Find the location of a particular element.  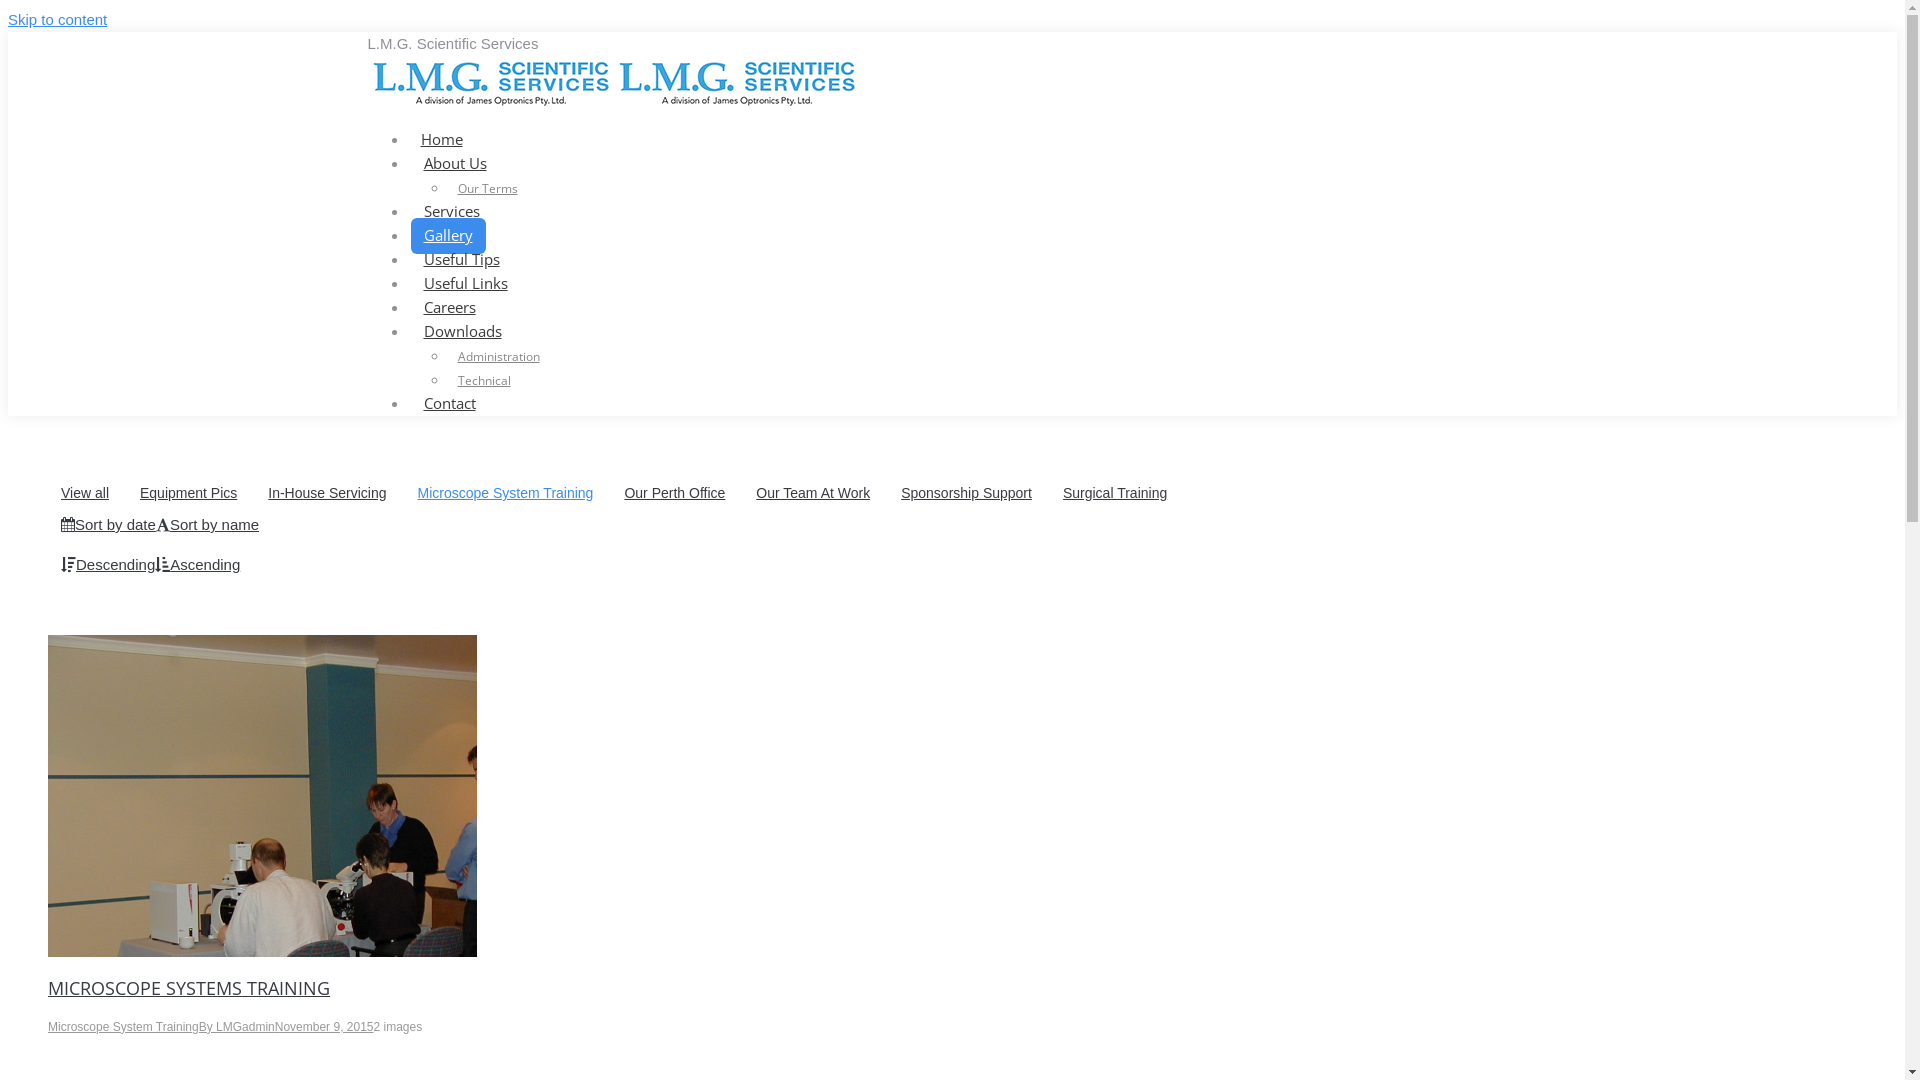

'Our Terms' is located at coordinates (446, 187).